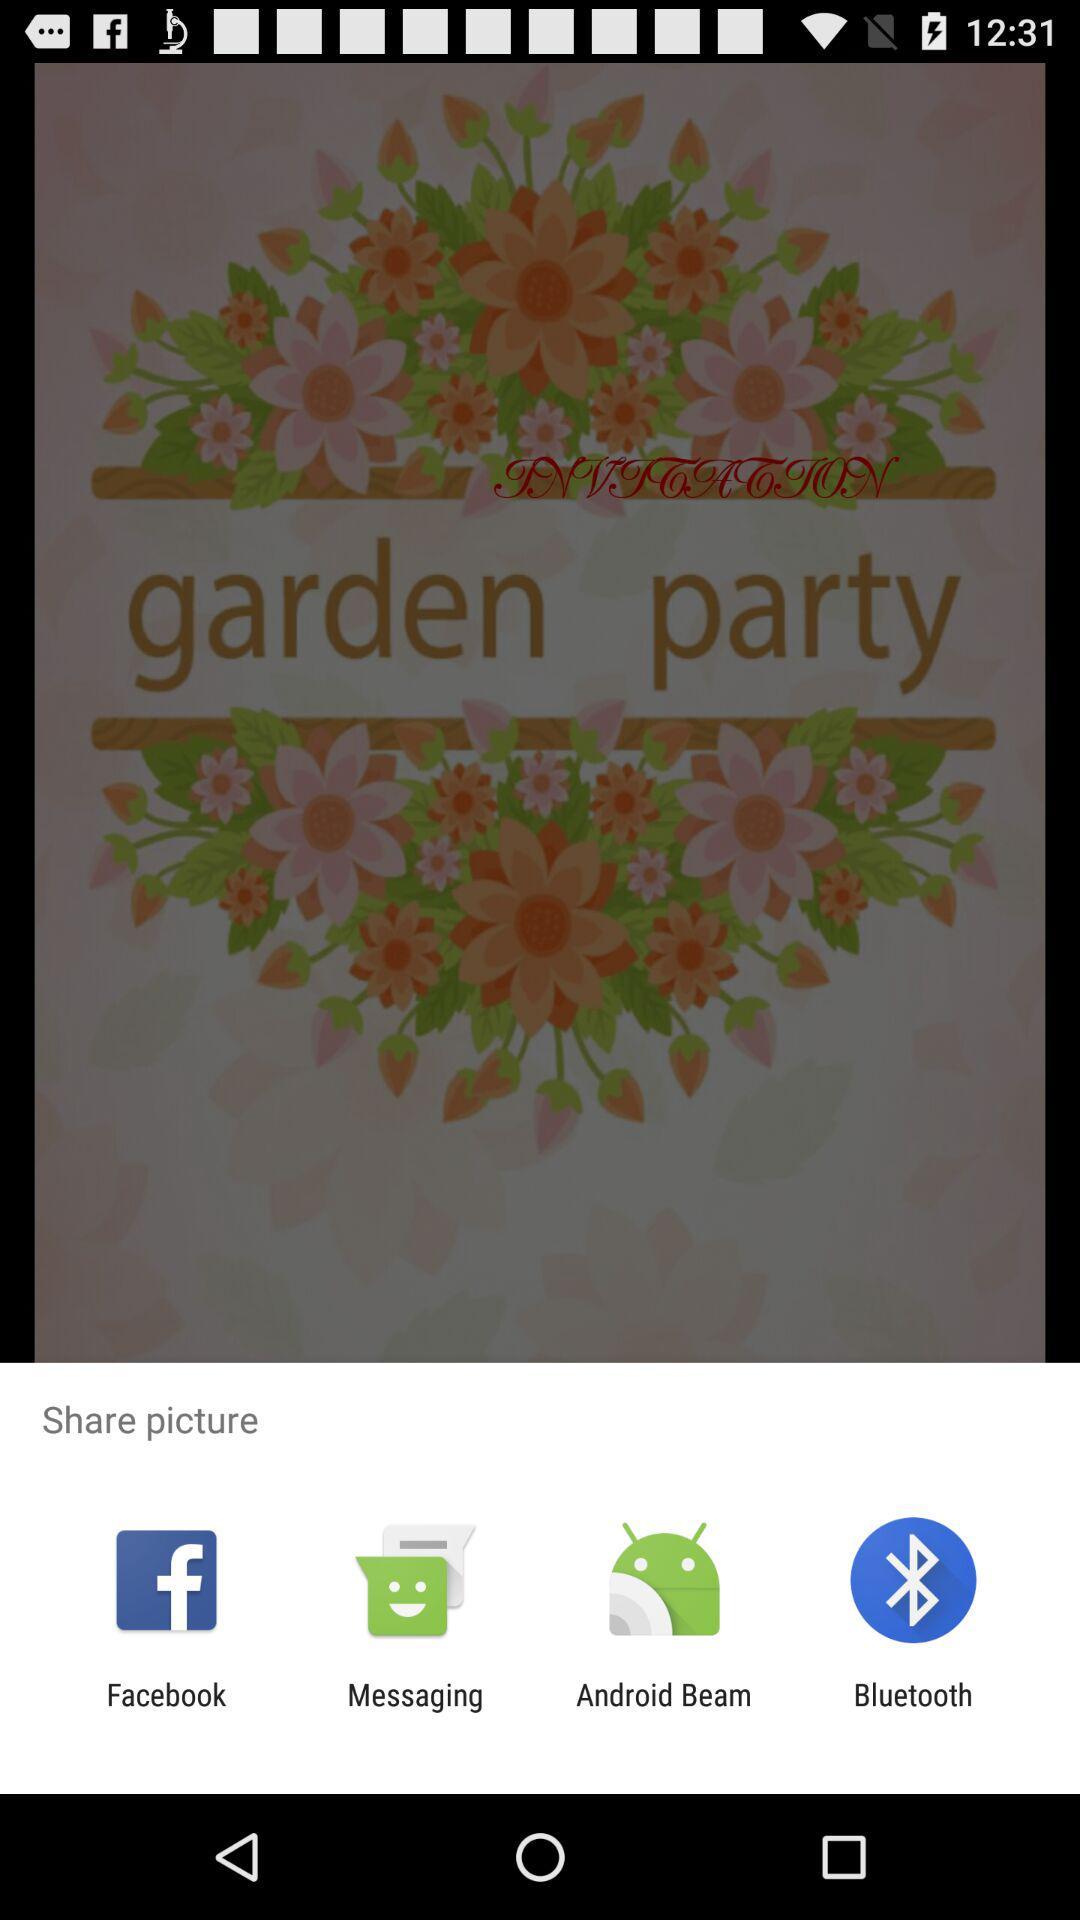  What do you see at coordinates (664, 1711) in the screenshot?
I see `android beam app` at bounding box center [664, 1711].